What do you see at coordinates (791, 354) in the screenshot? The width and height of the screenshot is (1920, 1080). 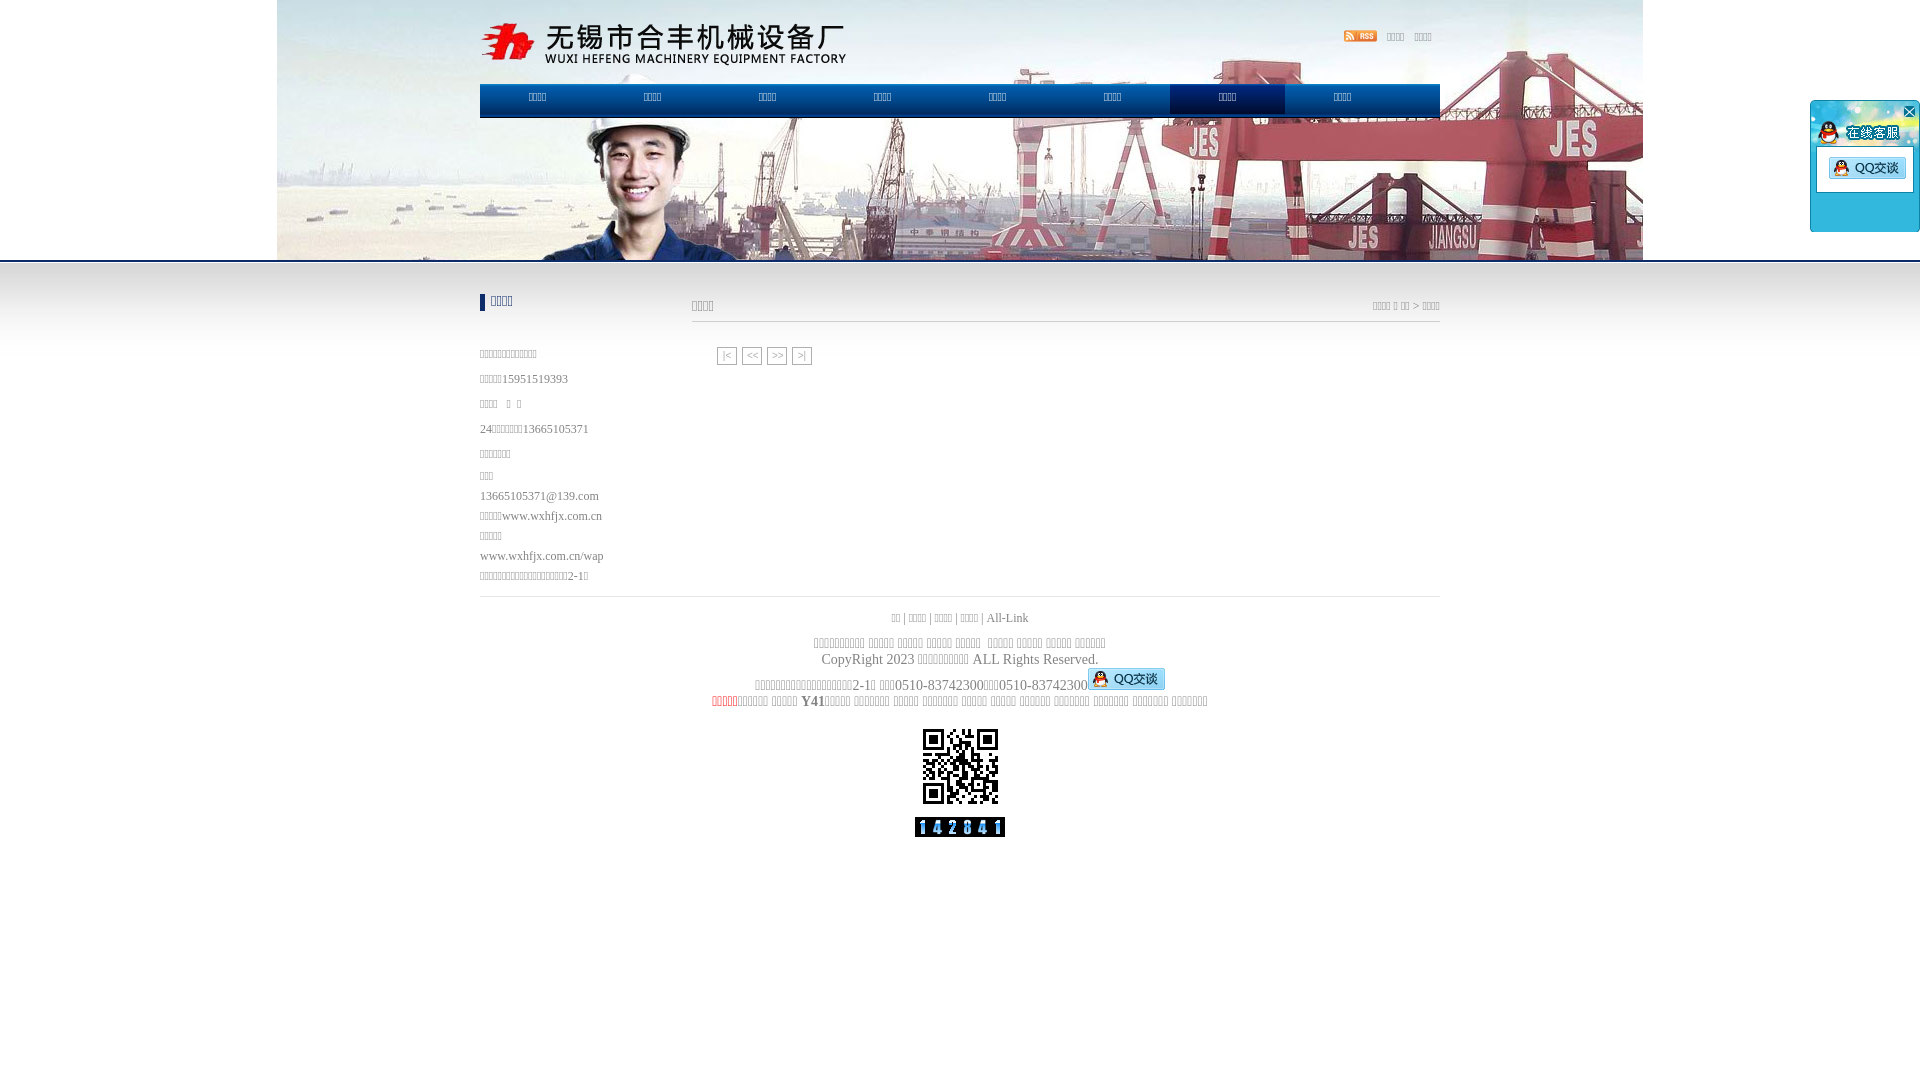 I see `'>|'` at bounding box center [791, 354].